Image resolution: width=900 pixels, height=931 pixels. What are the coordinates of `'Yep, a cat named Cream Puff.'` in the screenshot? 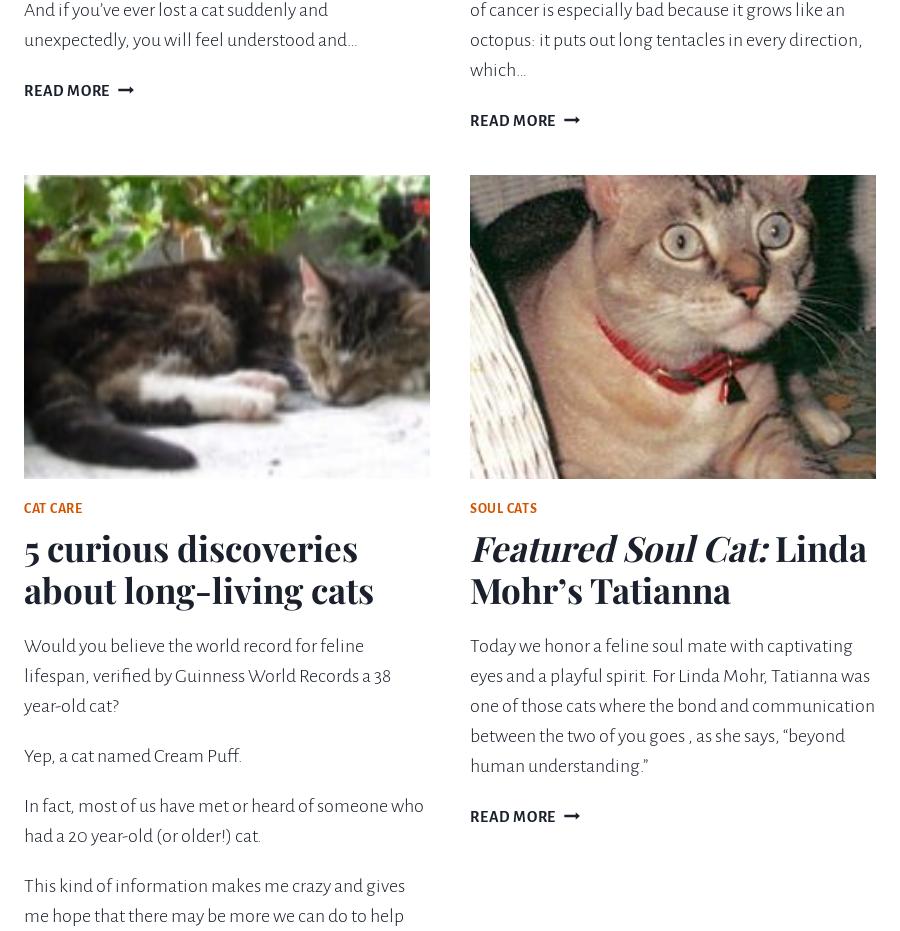 It's located at (133, 755).